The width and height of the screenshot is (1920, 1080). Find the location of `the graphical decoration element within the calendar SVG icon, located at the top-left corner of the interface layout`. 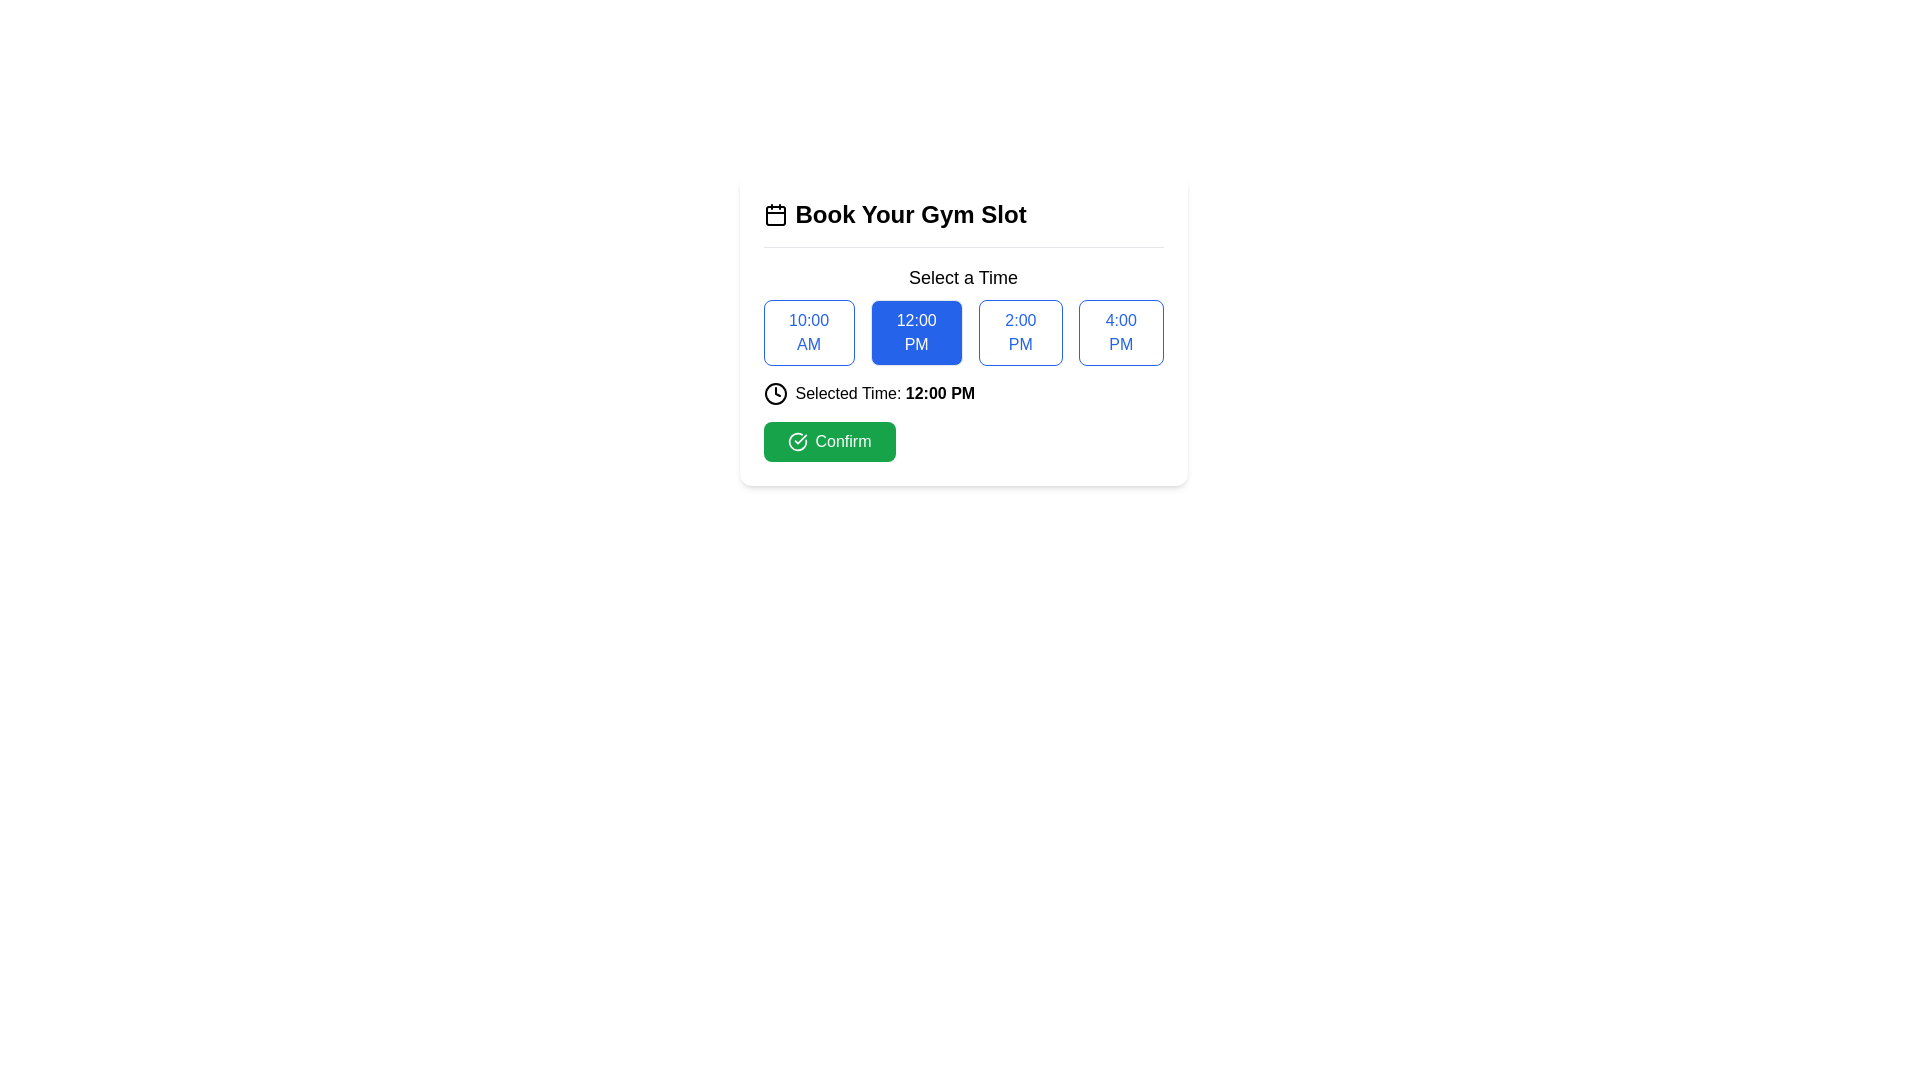

the graphical decoration element within the calendar SVG icon, located at the top-left corner of the interface layout is located at coordinates (774, 216).